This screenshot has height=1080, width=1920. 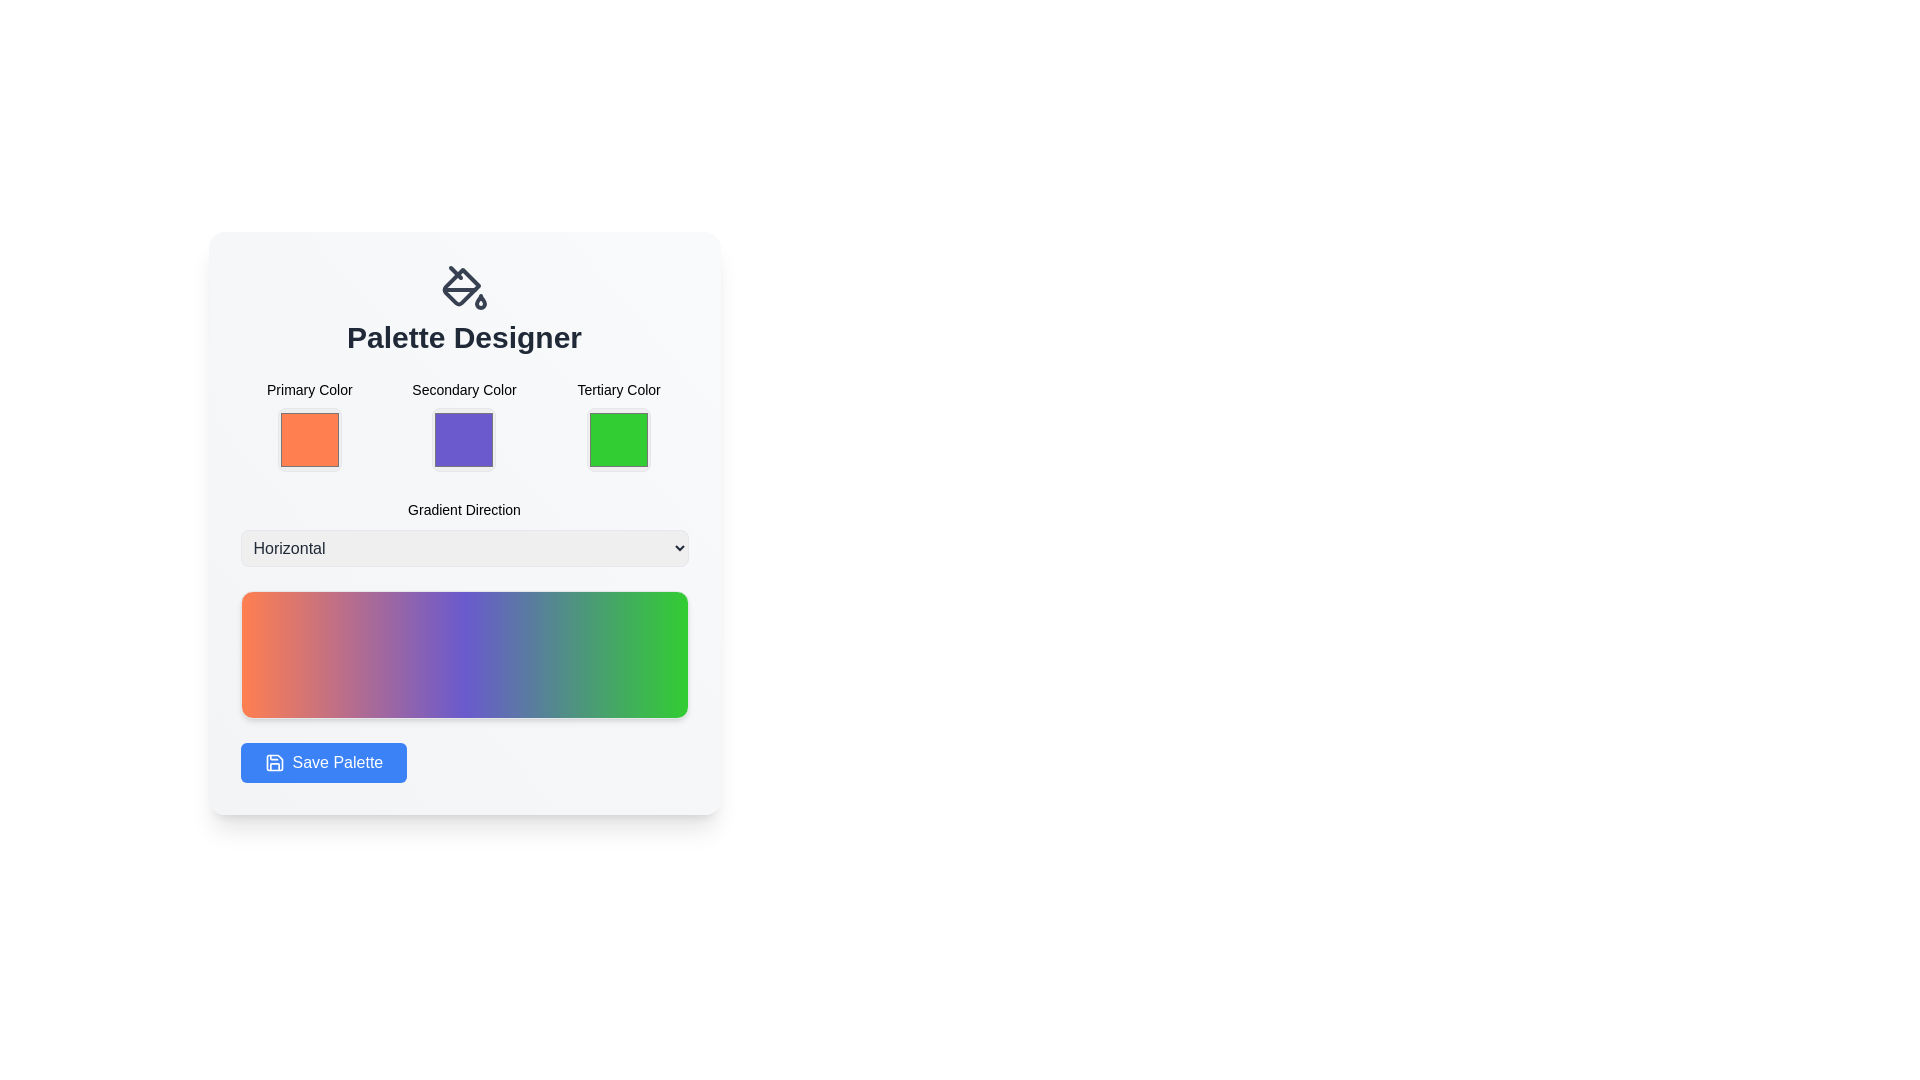 I want to click on the 'Save Palette' text label which is displayed in white font on a blue button located at the bottom center of the interface, so click(x=337, y=763).